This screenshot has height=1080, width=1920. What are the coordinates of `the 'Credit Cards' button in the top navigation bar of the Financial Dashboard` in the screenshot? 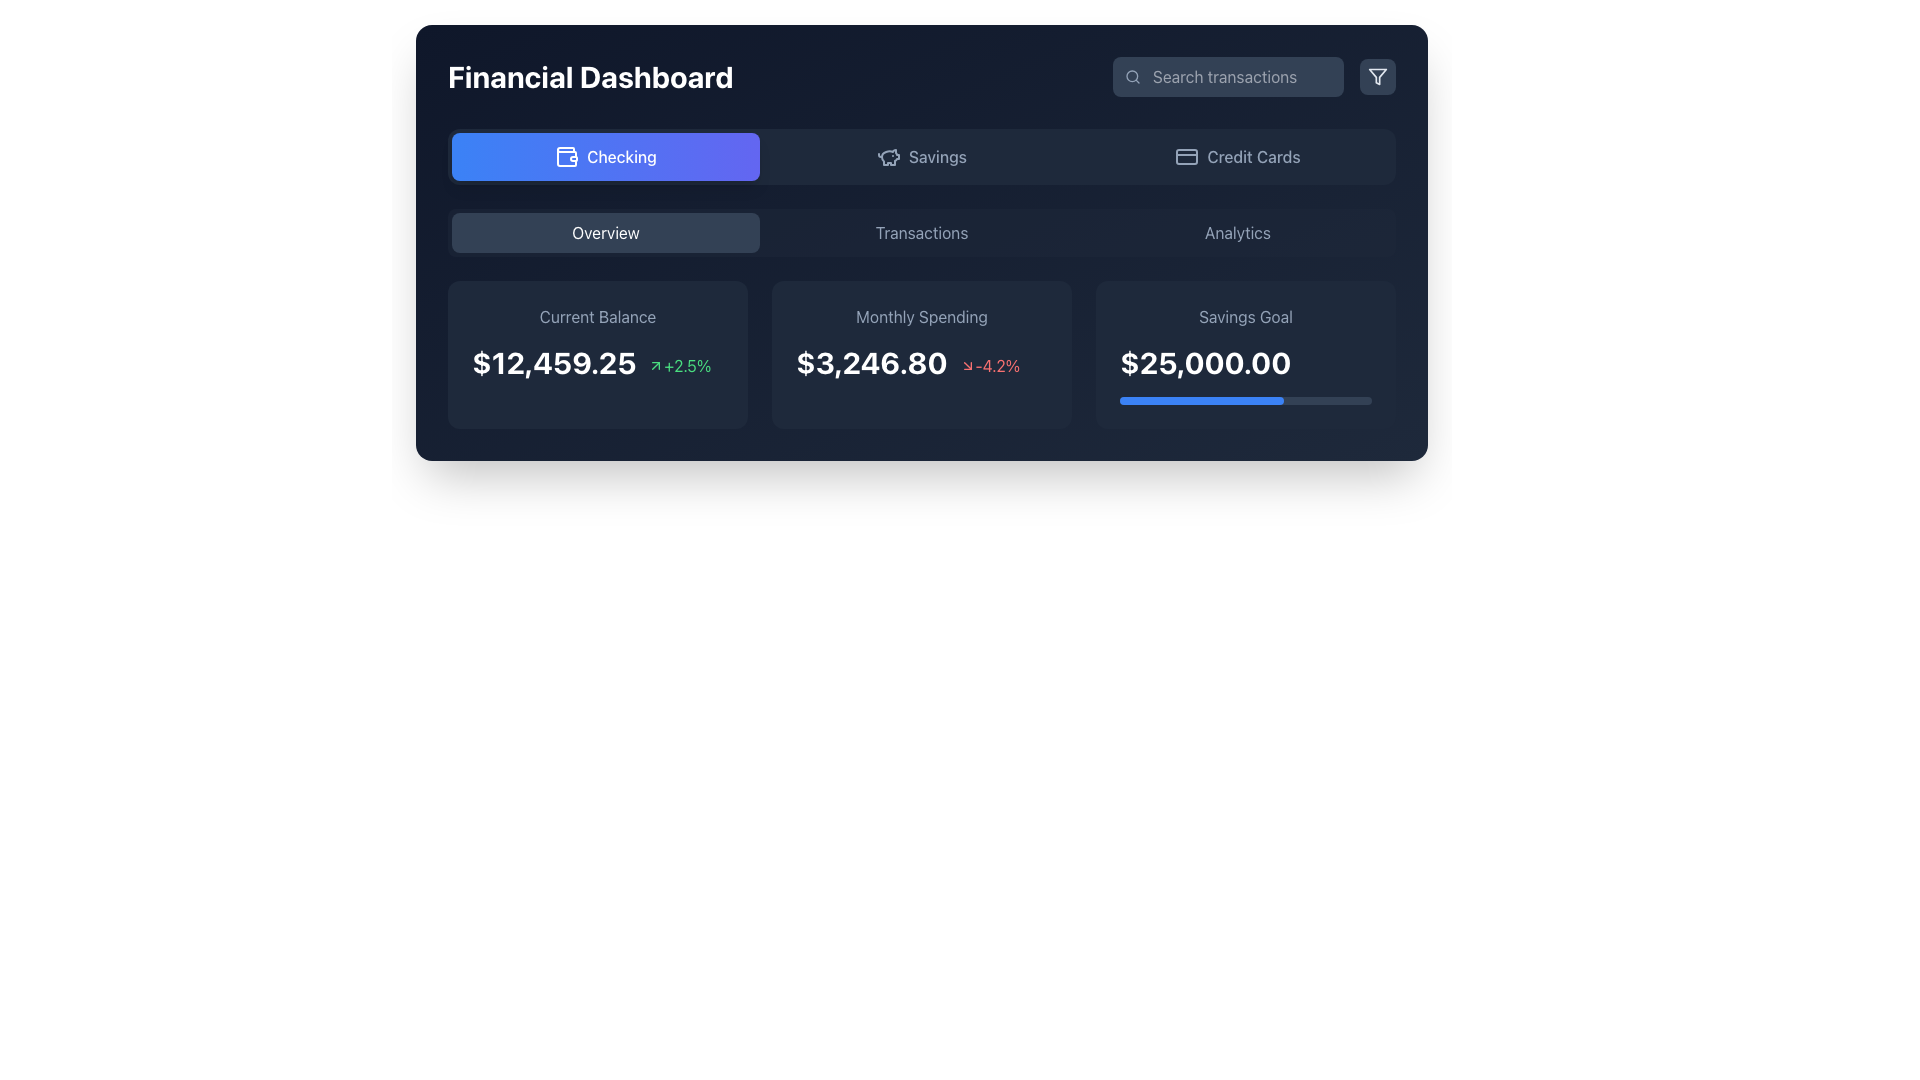 It's located at (1187, 156).